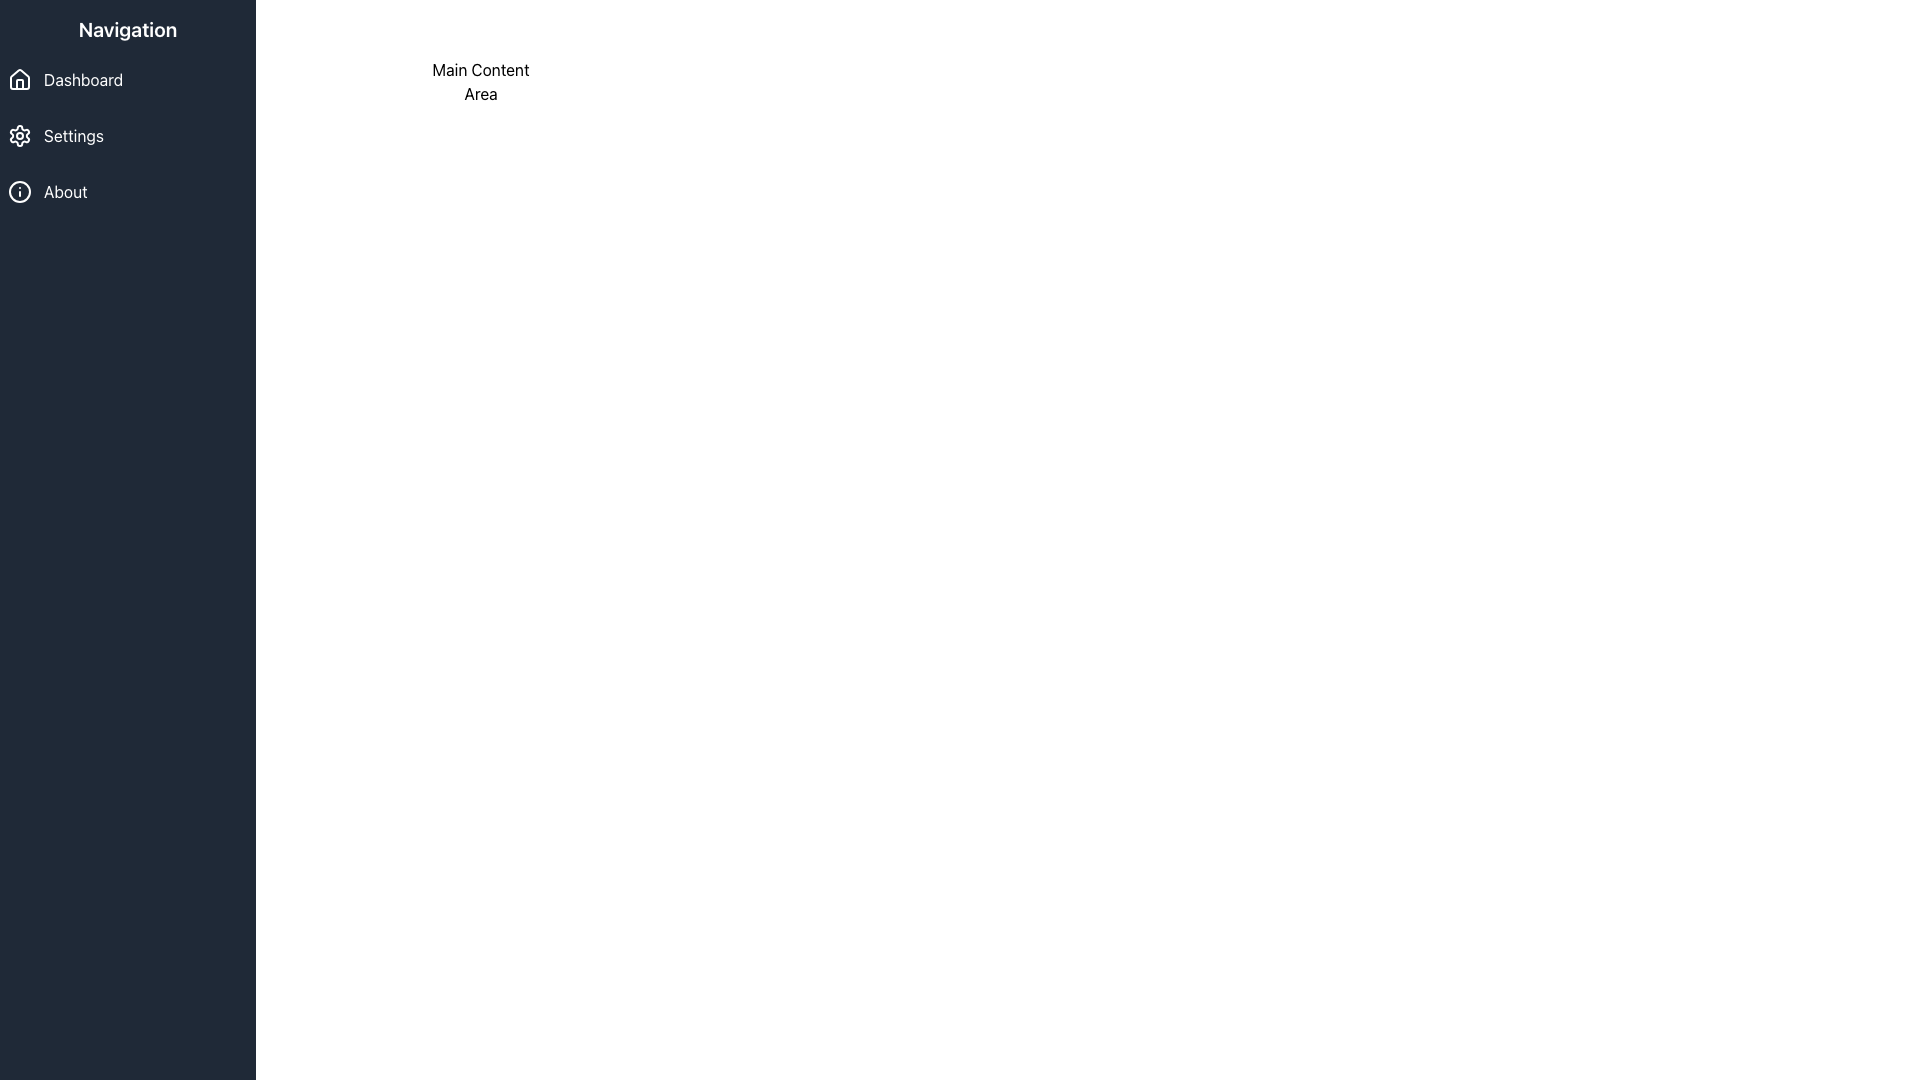  Describe the element at coordinates (82, 79) in the screenshot. I see `the 'Dashboard' text label in the side navigation bar` at that location.